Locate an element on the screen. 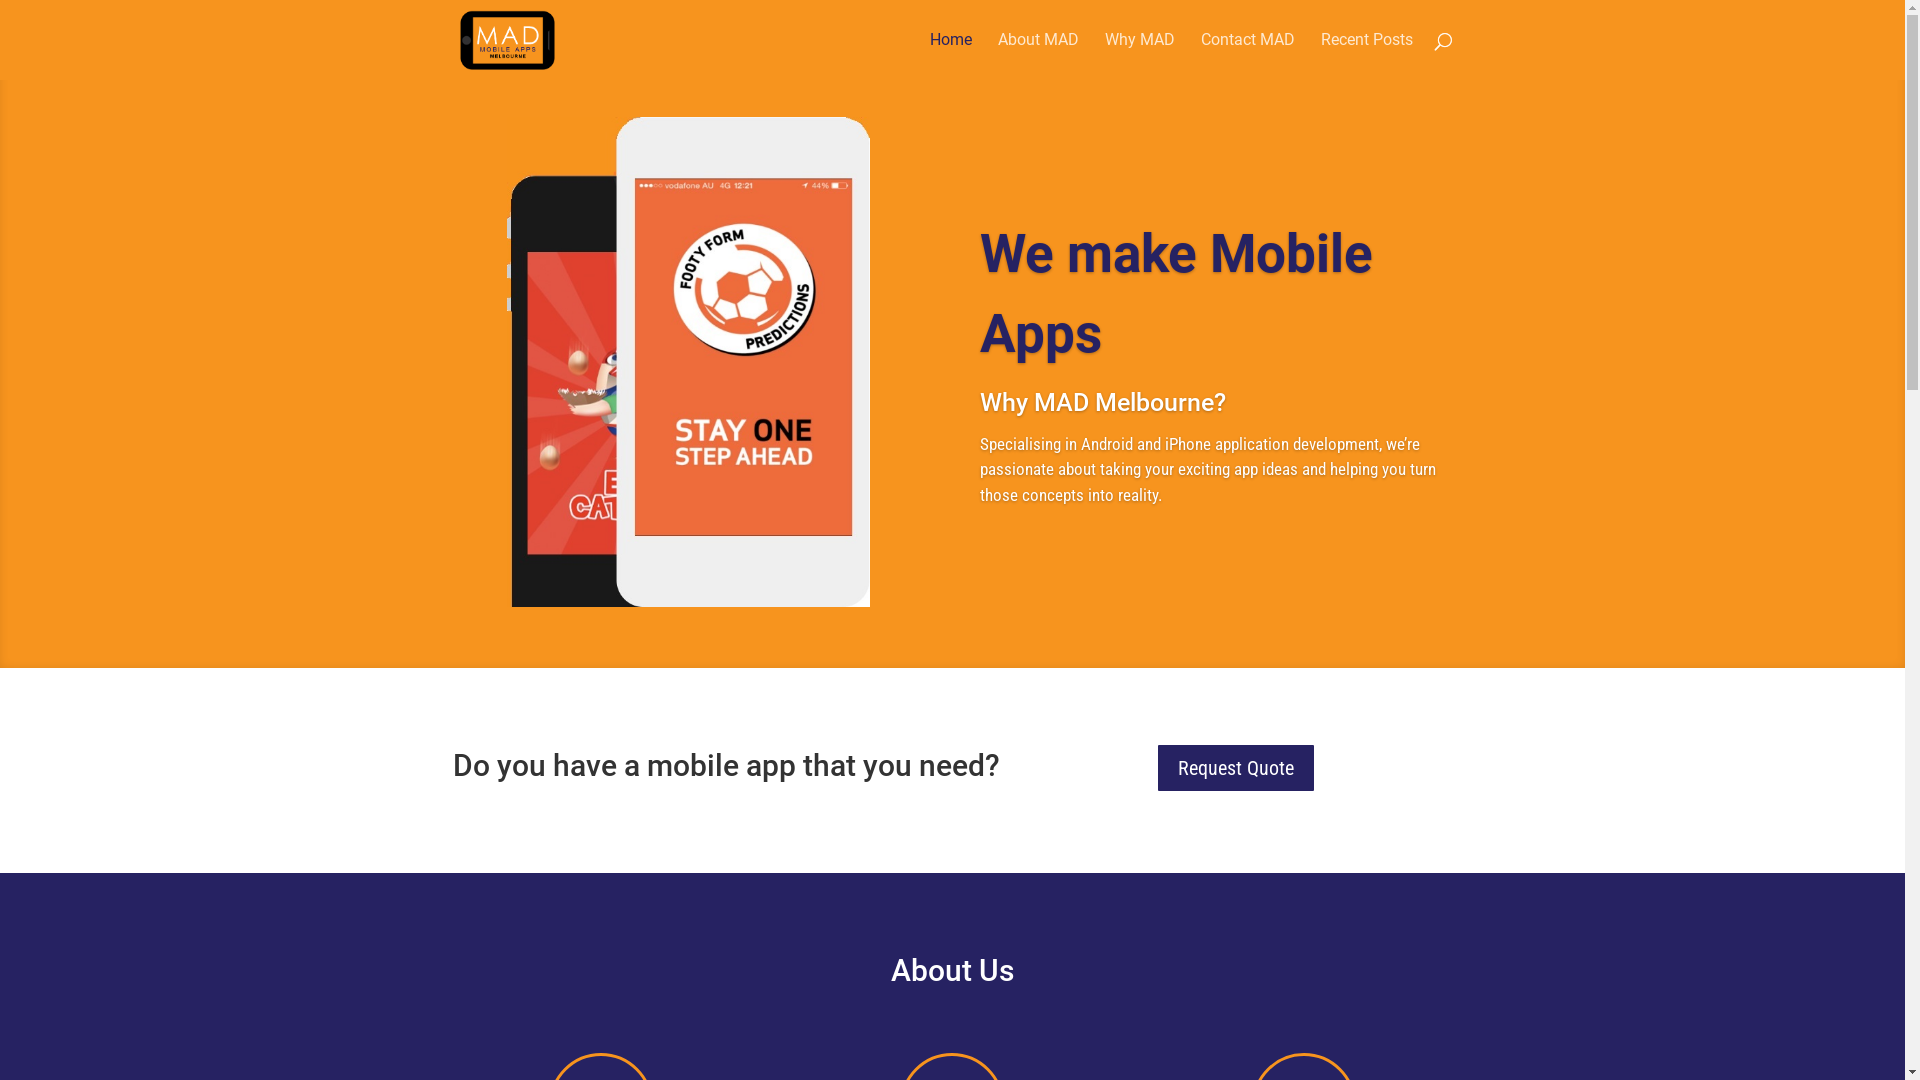 The image size is (1920, 1080). 'Request Quote' is located at coordinates (1235, 766).